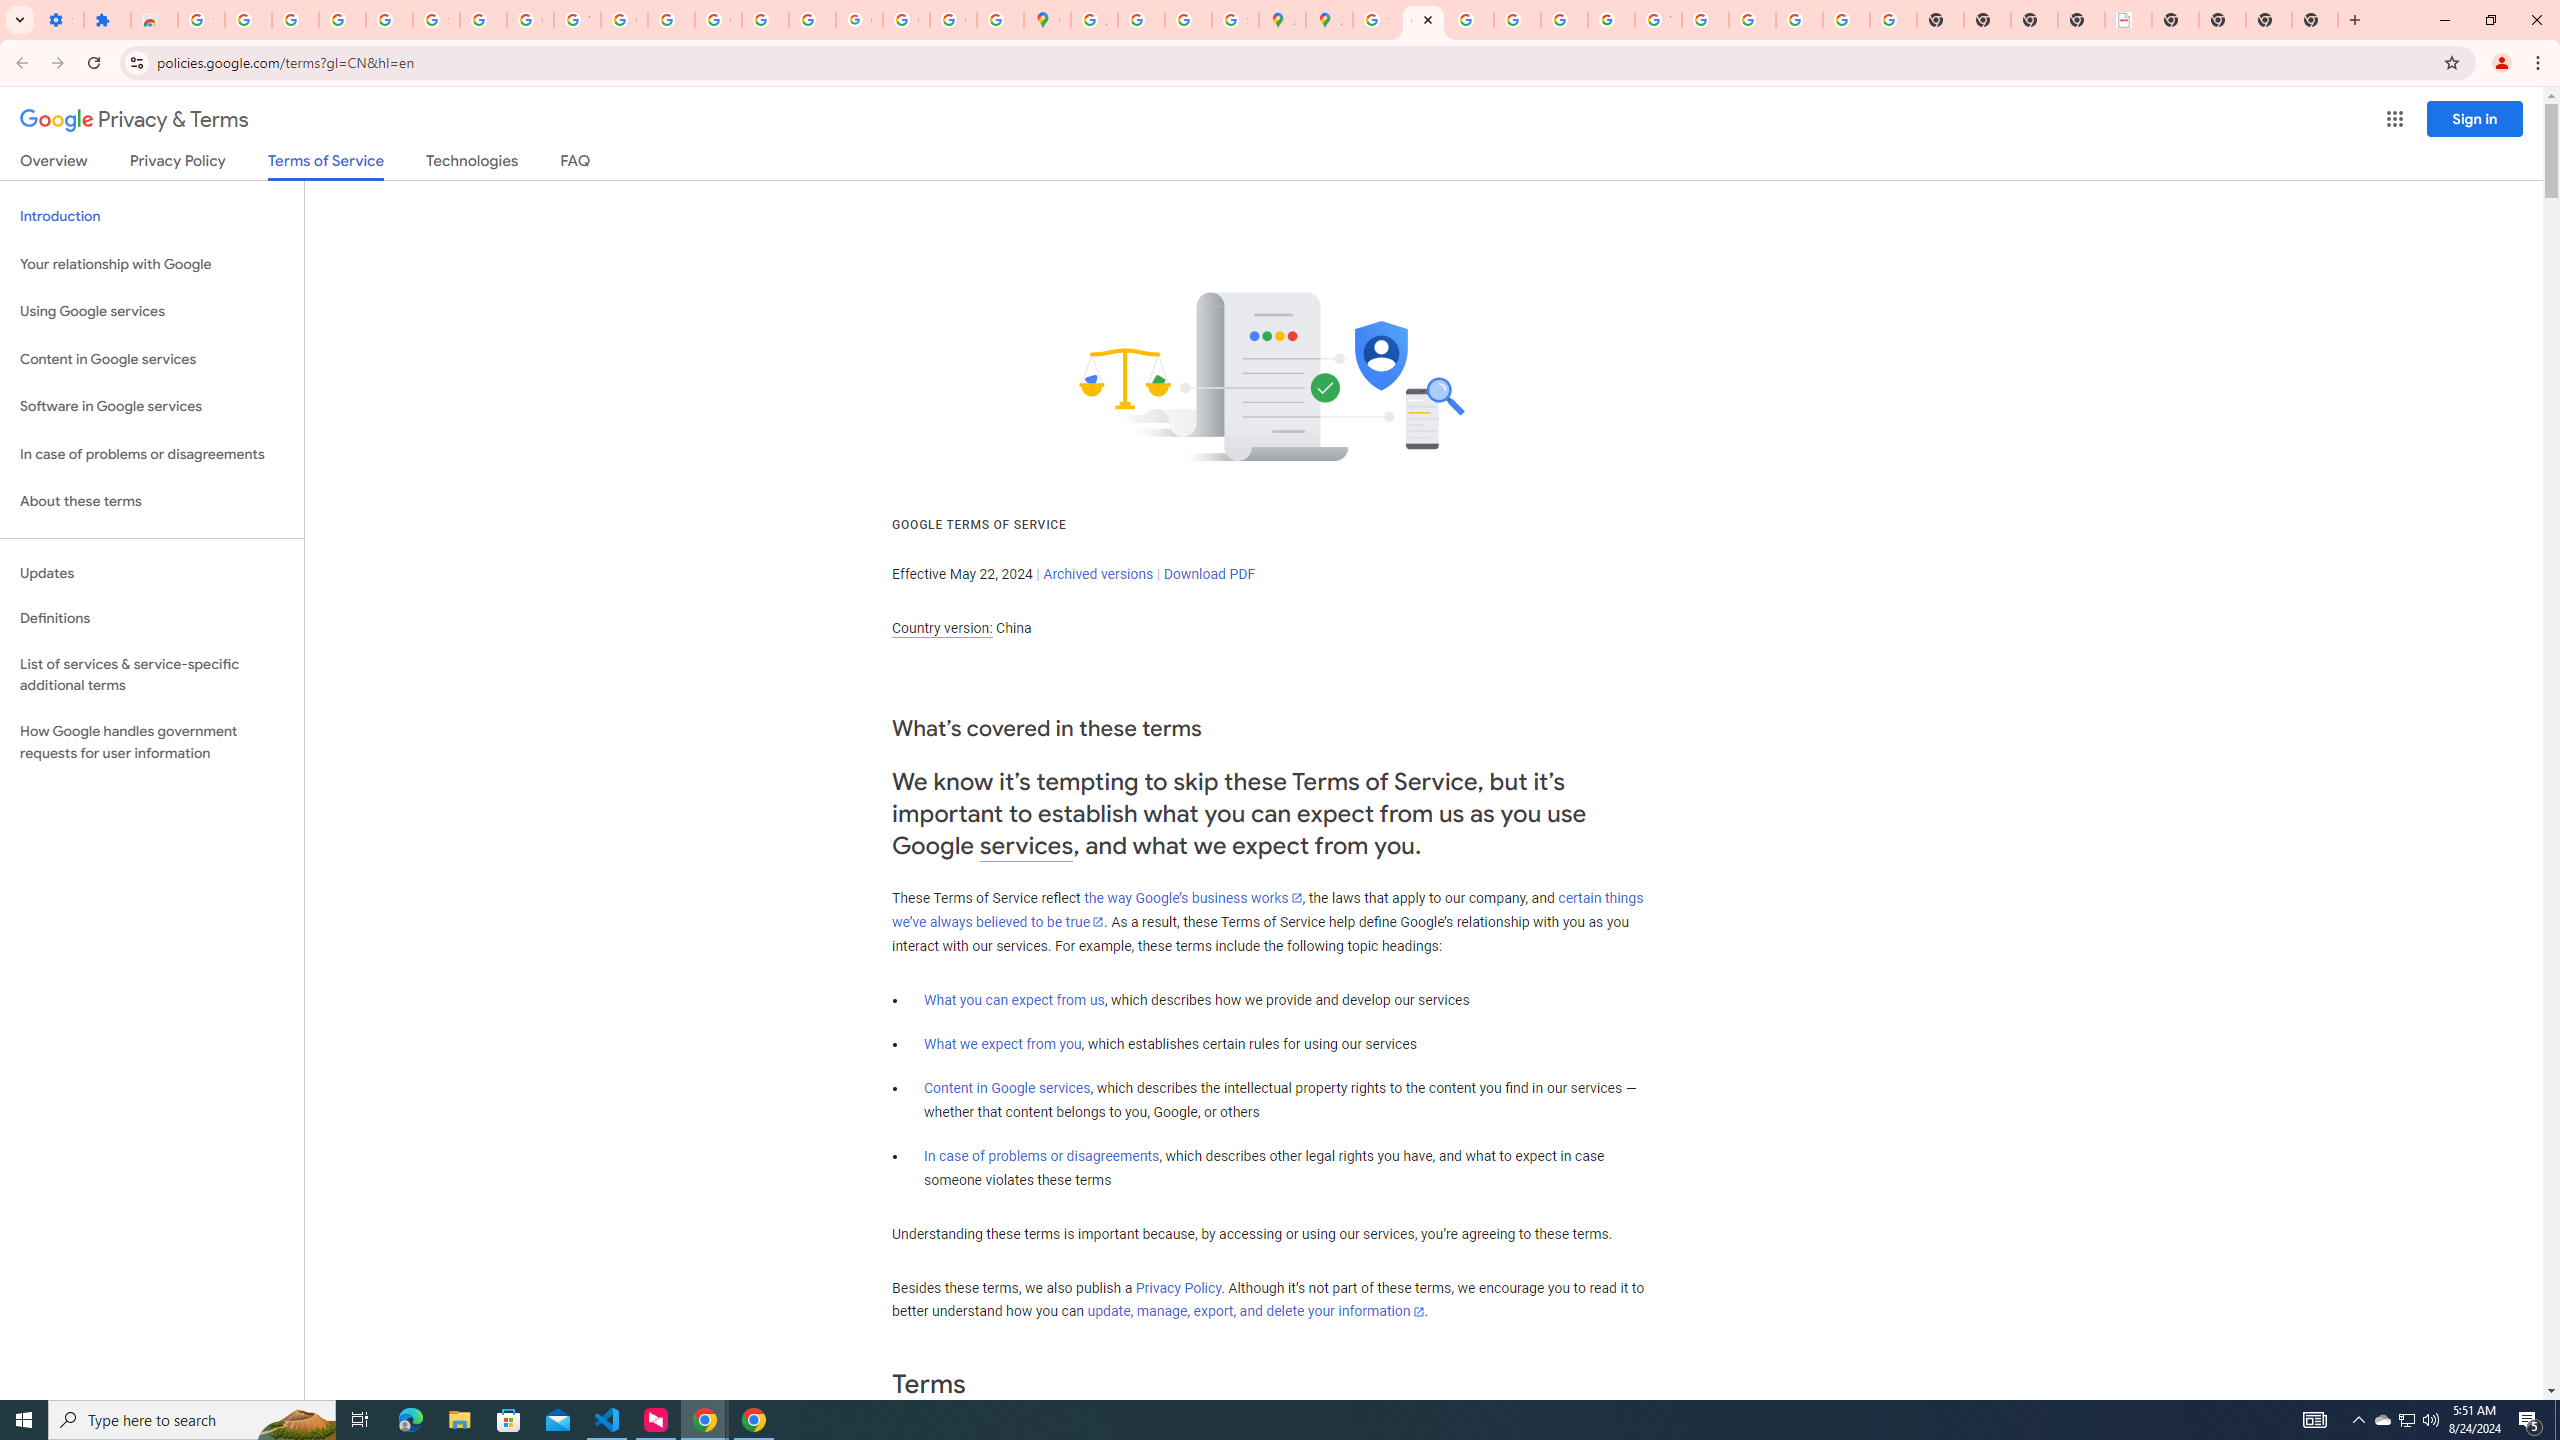 Image resolution: width=2560 pixels, height=1440 pixels. Describe the element at coordinates (154, 19) in the screenshot. I see `'Reviews: Helix Fruit Jump Arcade Game'` at that location.